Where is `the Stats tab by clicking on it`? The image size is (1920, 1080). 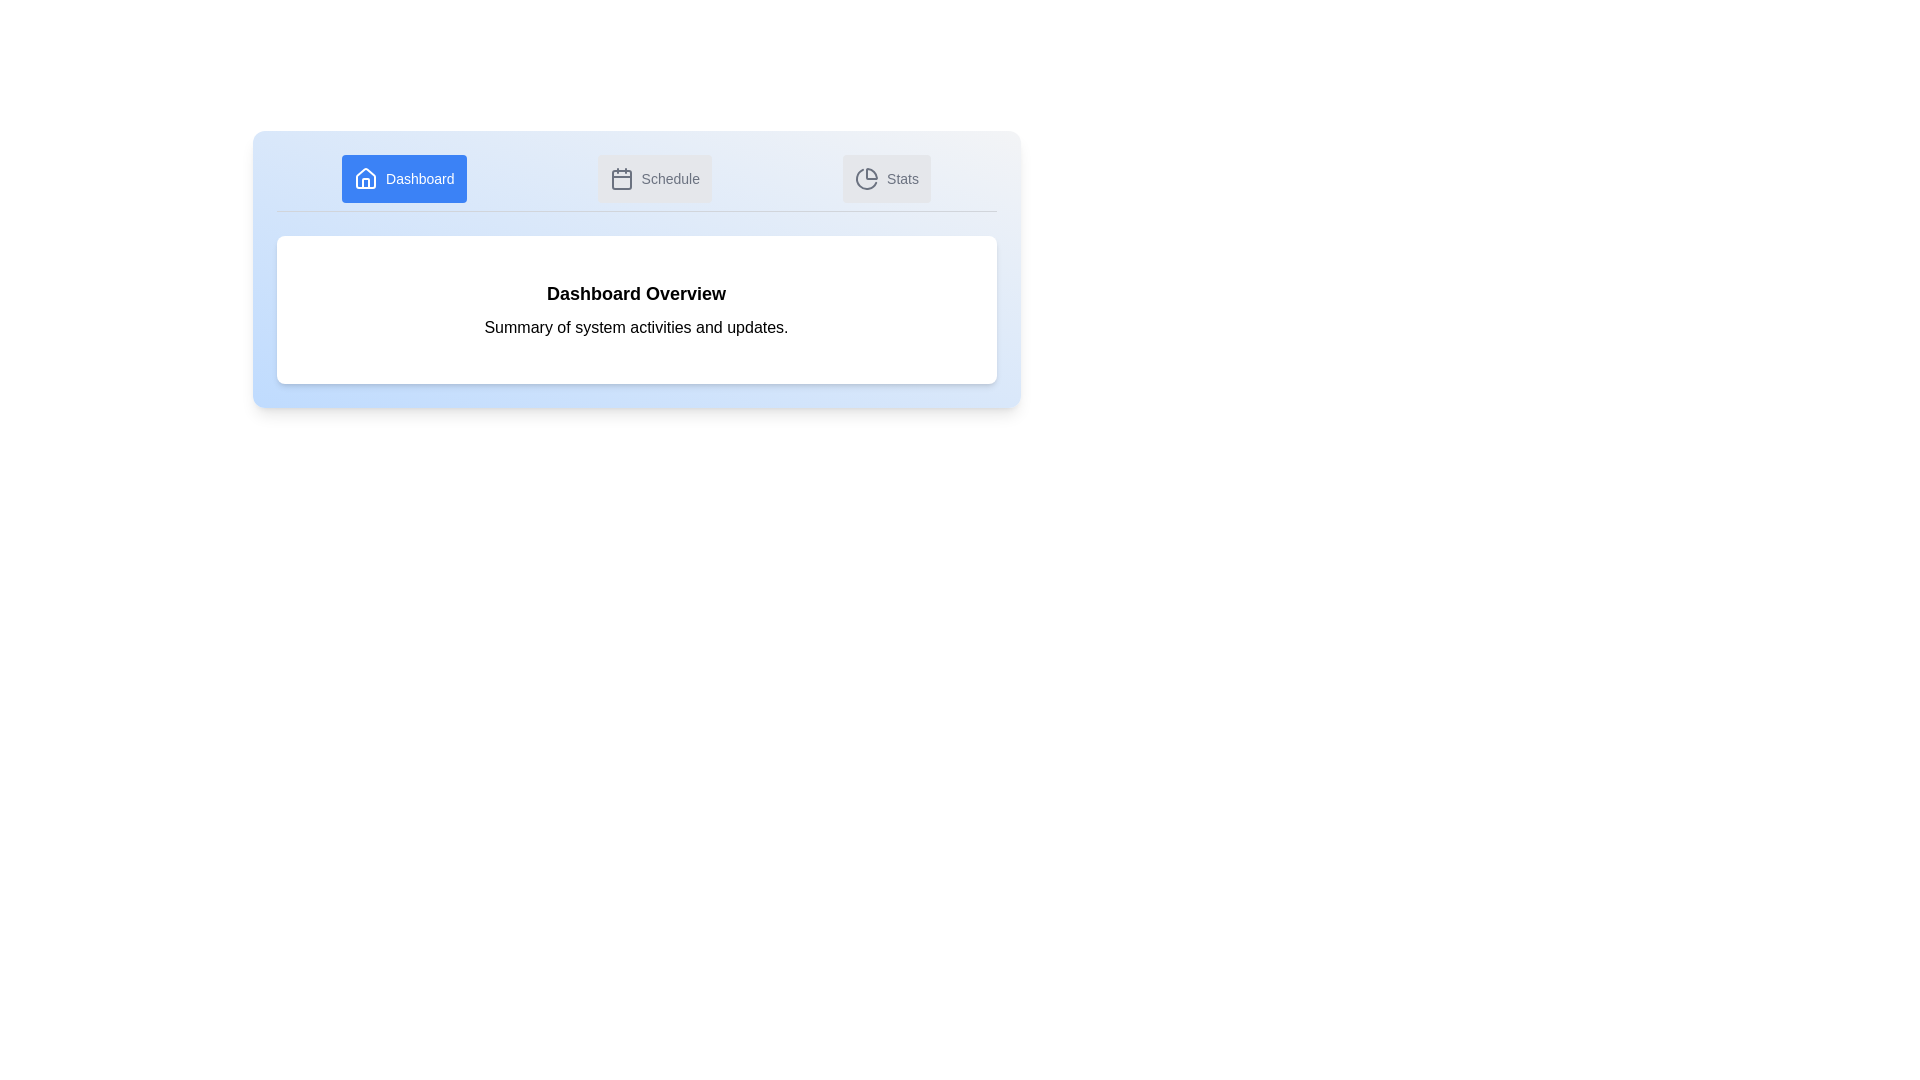 the Stats tab by clicking on it is located at coordinates (886, 177).